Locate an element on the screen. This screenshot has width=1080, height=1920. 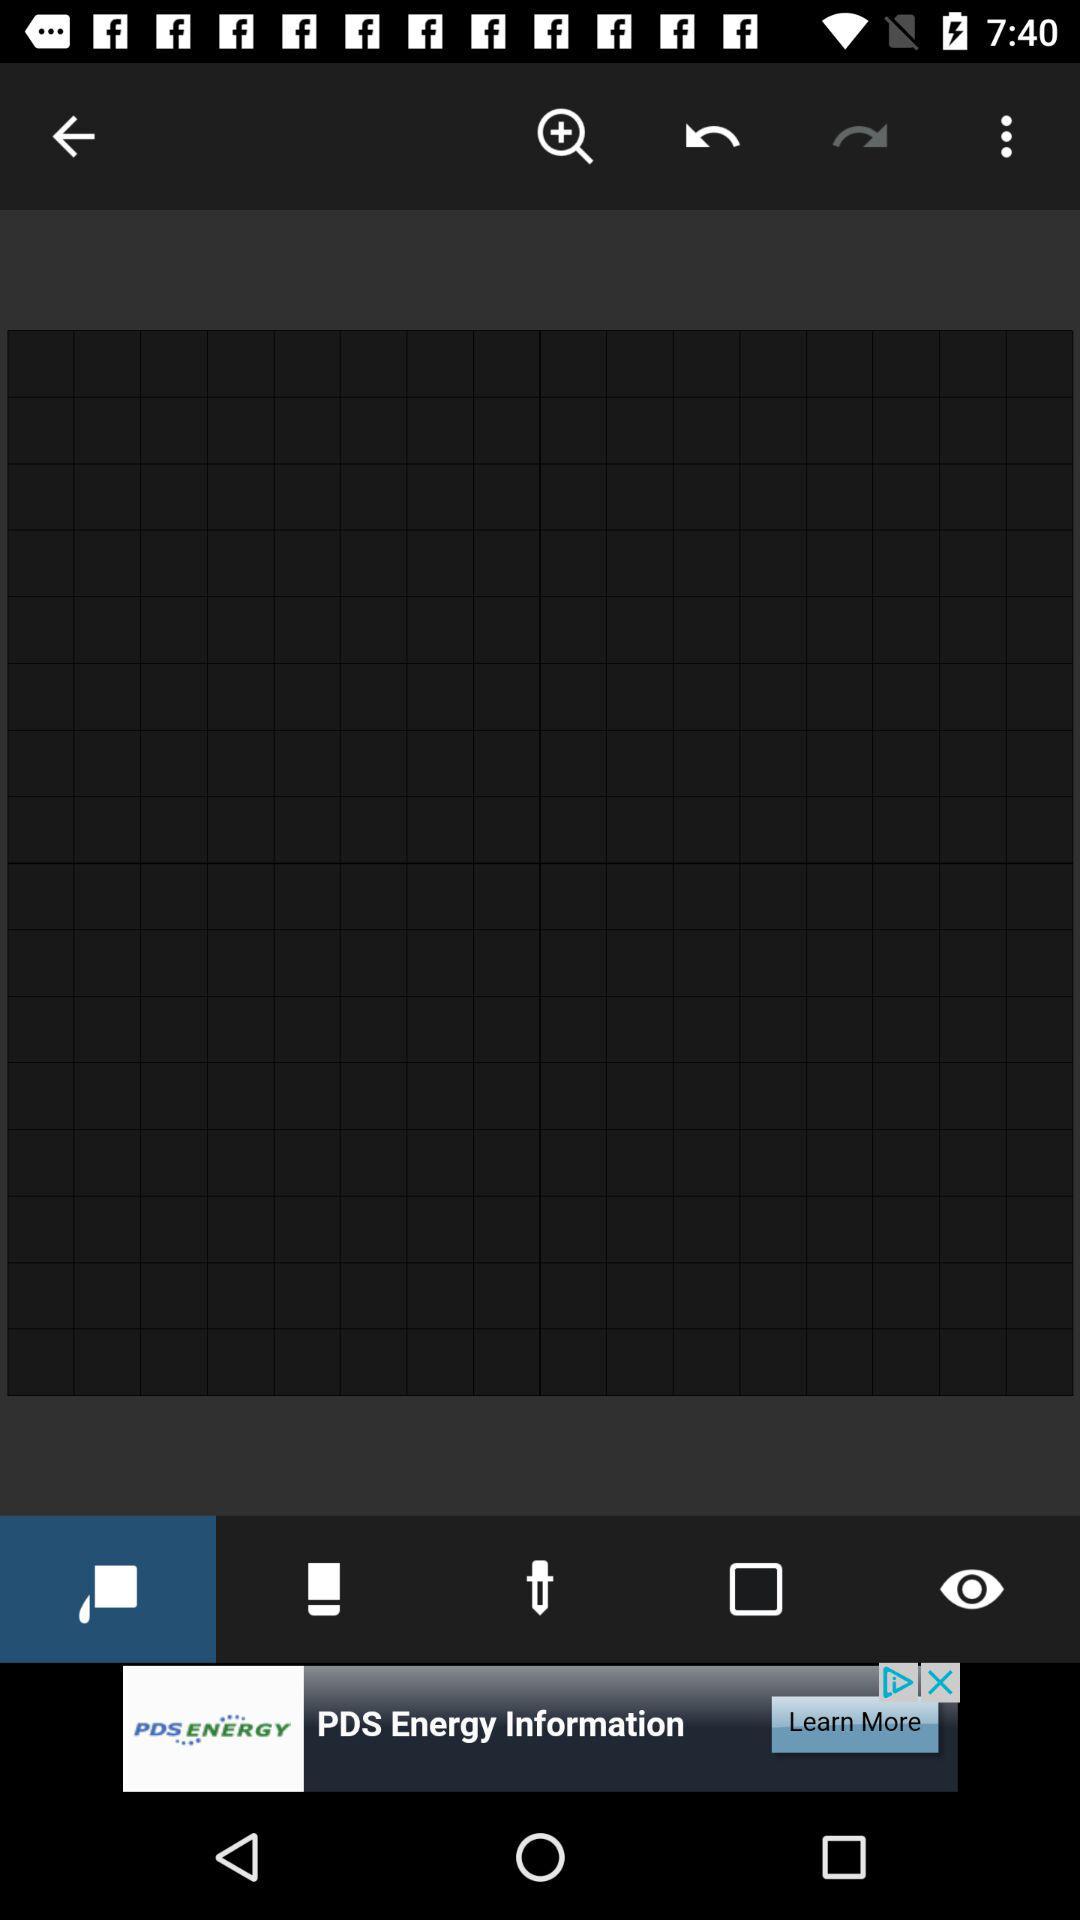
go back is located at coordinates (72, 135).